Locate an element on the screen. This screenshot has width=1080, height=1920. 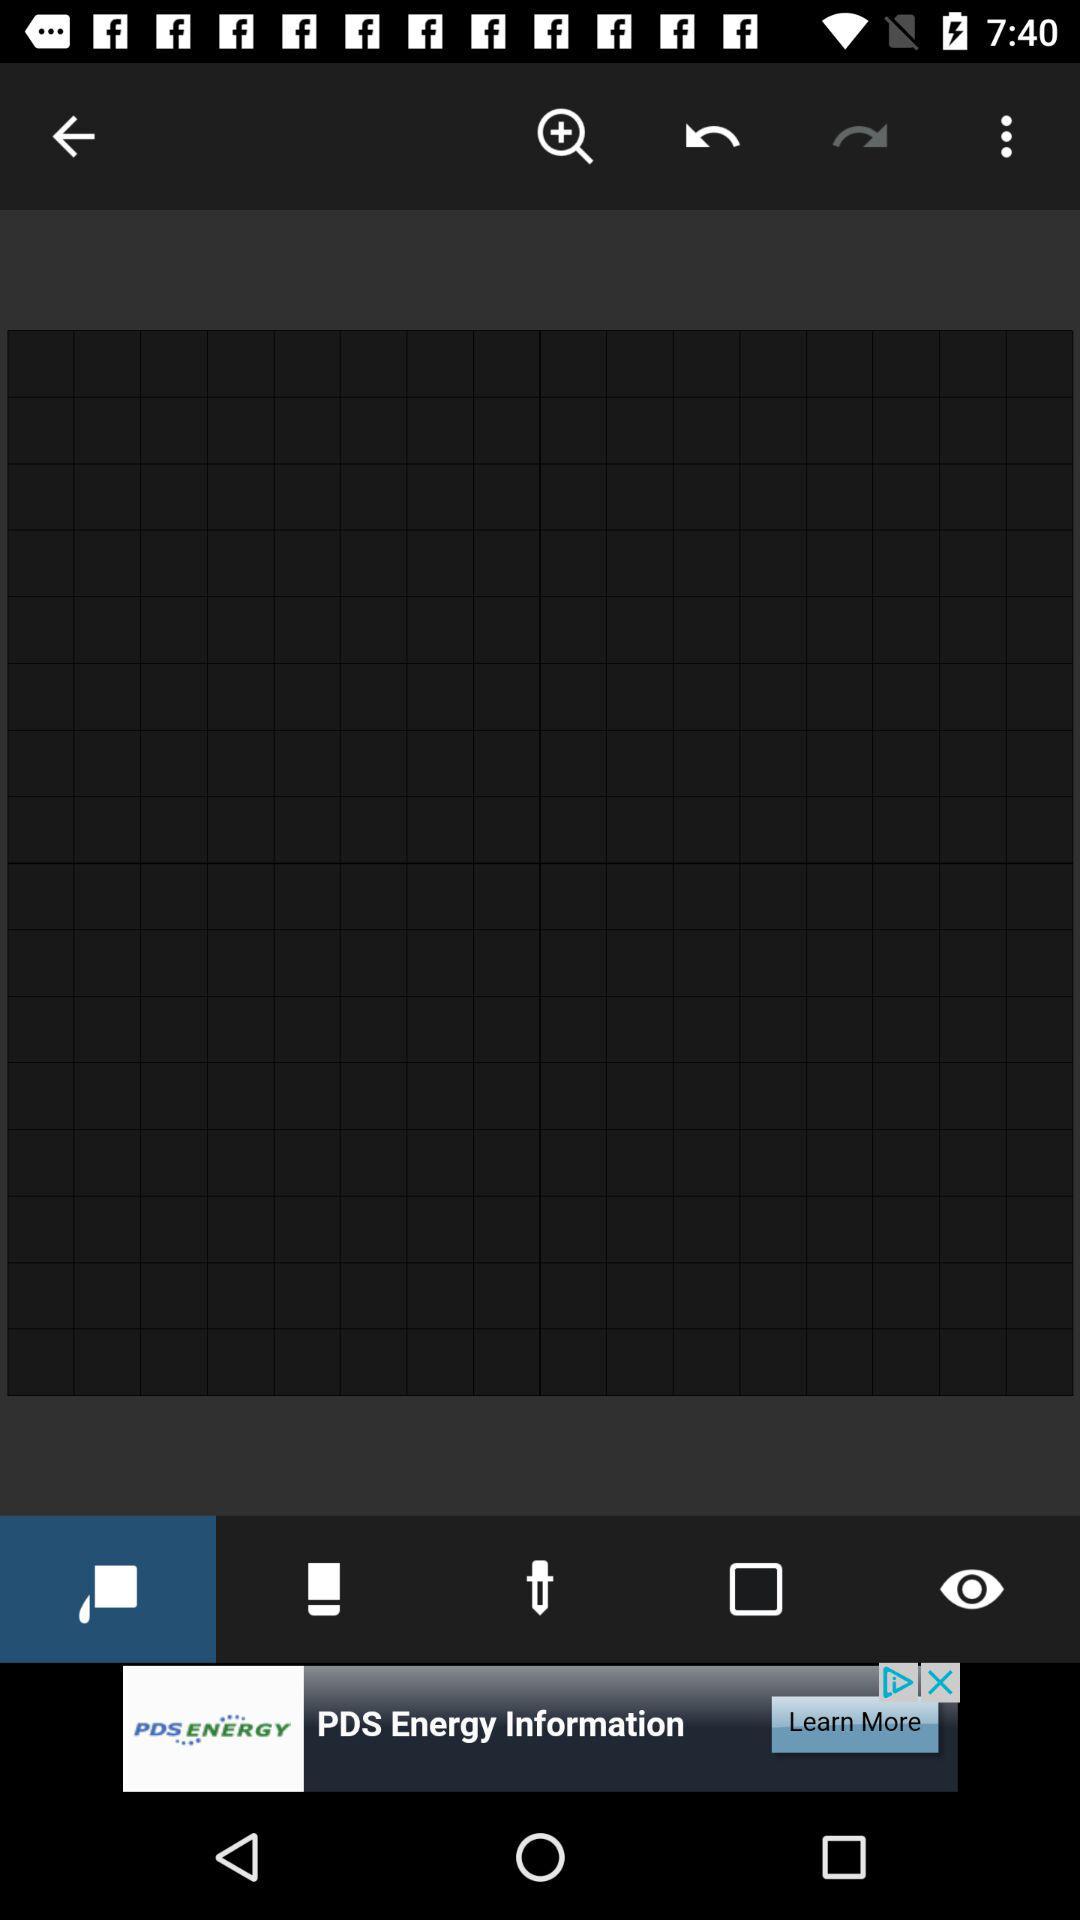
go back is located at coordinates (72, 135).